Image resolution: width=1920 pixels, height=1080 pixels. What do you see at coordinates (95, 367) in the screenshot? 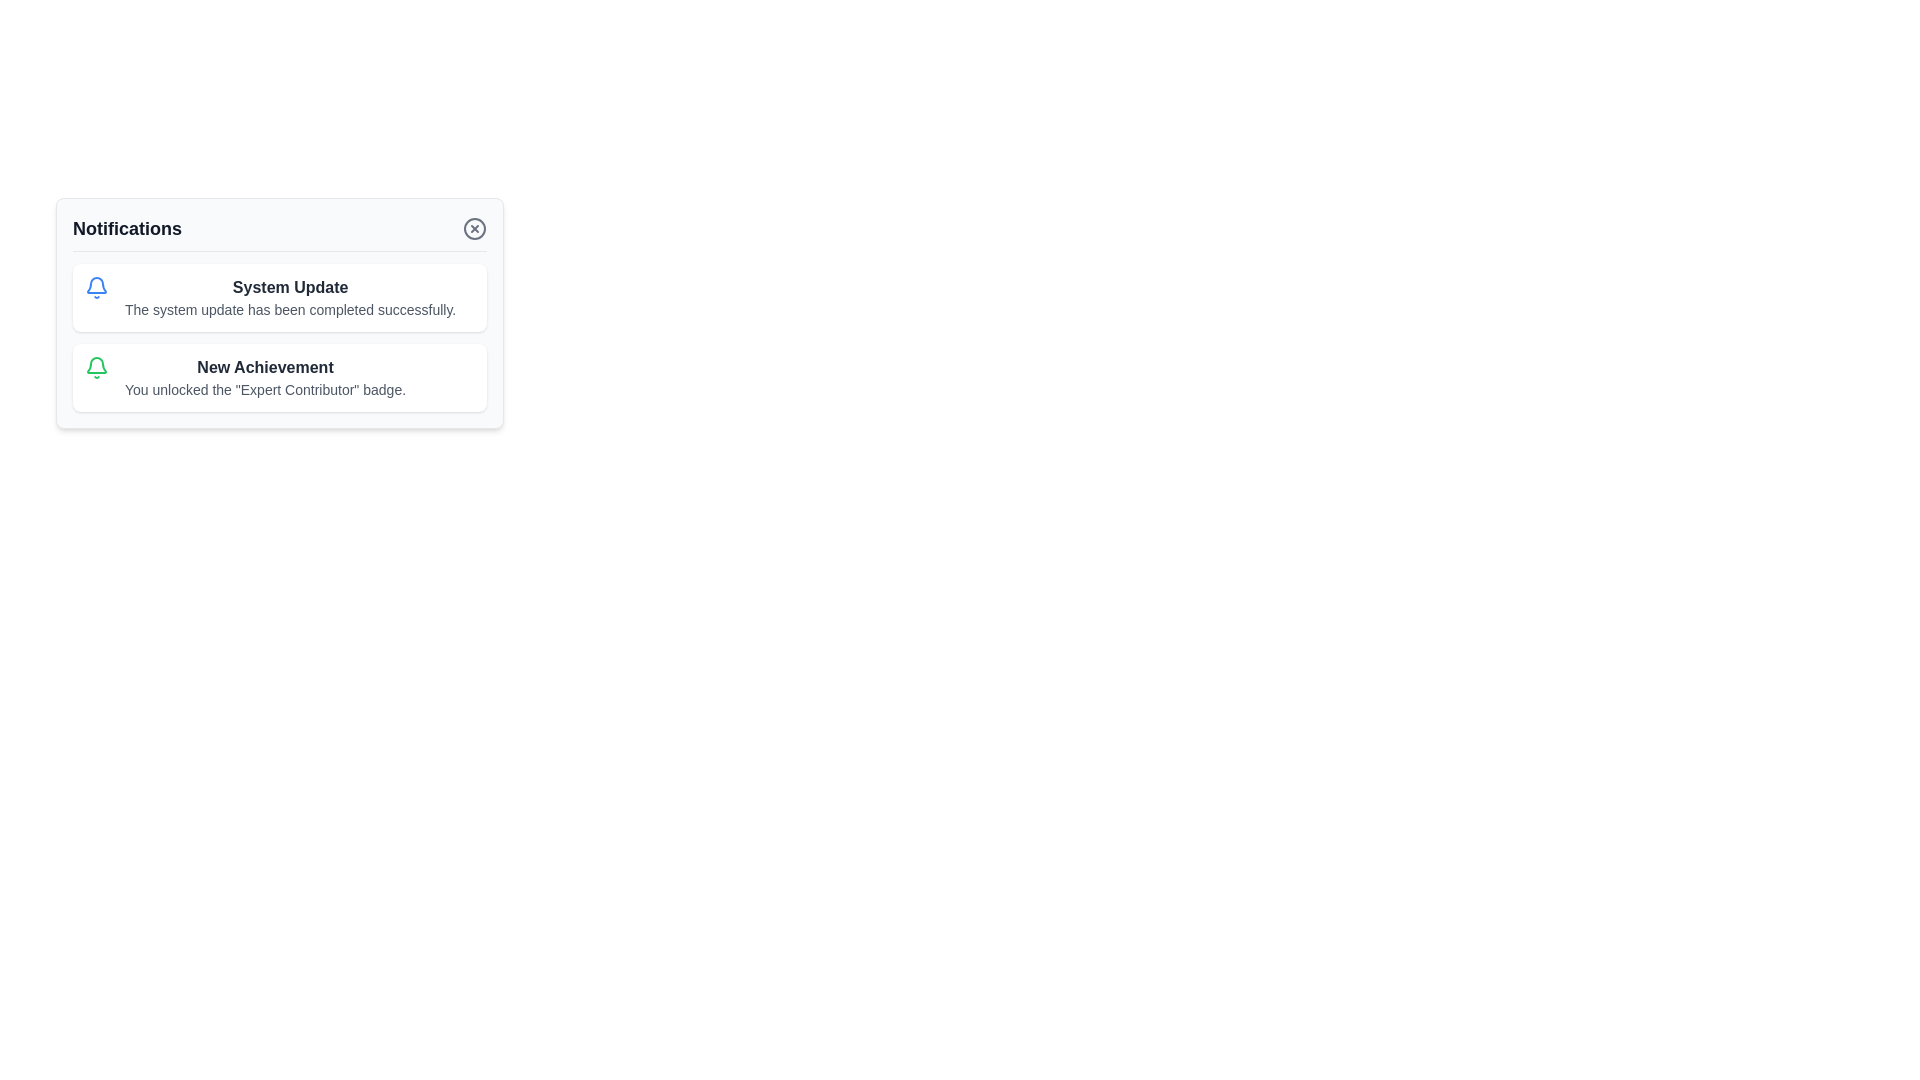
I see `the bell-shaped icon with a green outline located to the left of the 'New Achievement' text in the notification card` at bounding box center [95, 367].